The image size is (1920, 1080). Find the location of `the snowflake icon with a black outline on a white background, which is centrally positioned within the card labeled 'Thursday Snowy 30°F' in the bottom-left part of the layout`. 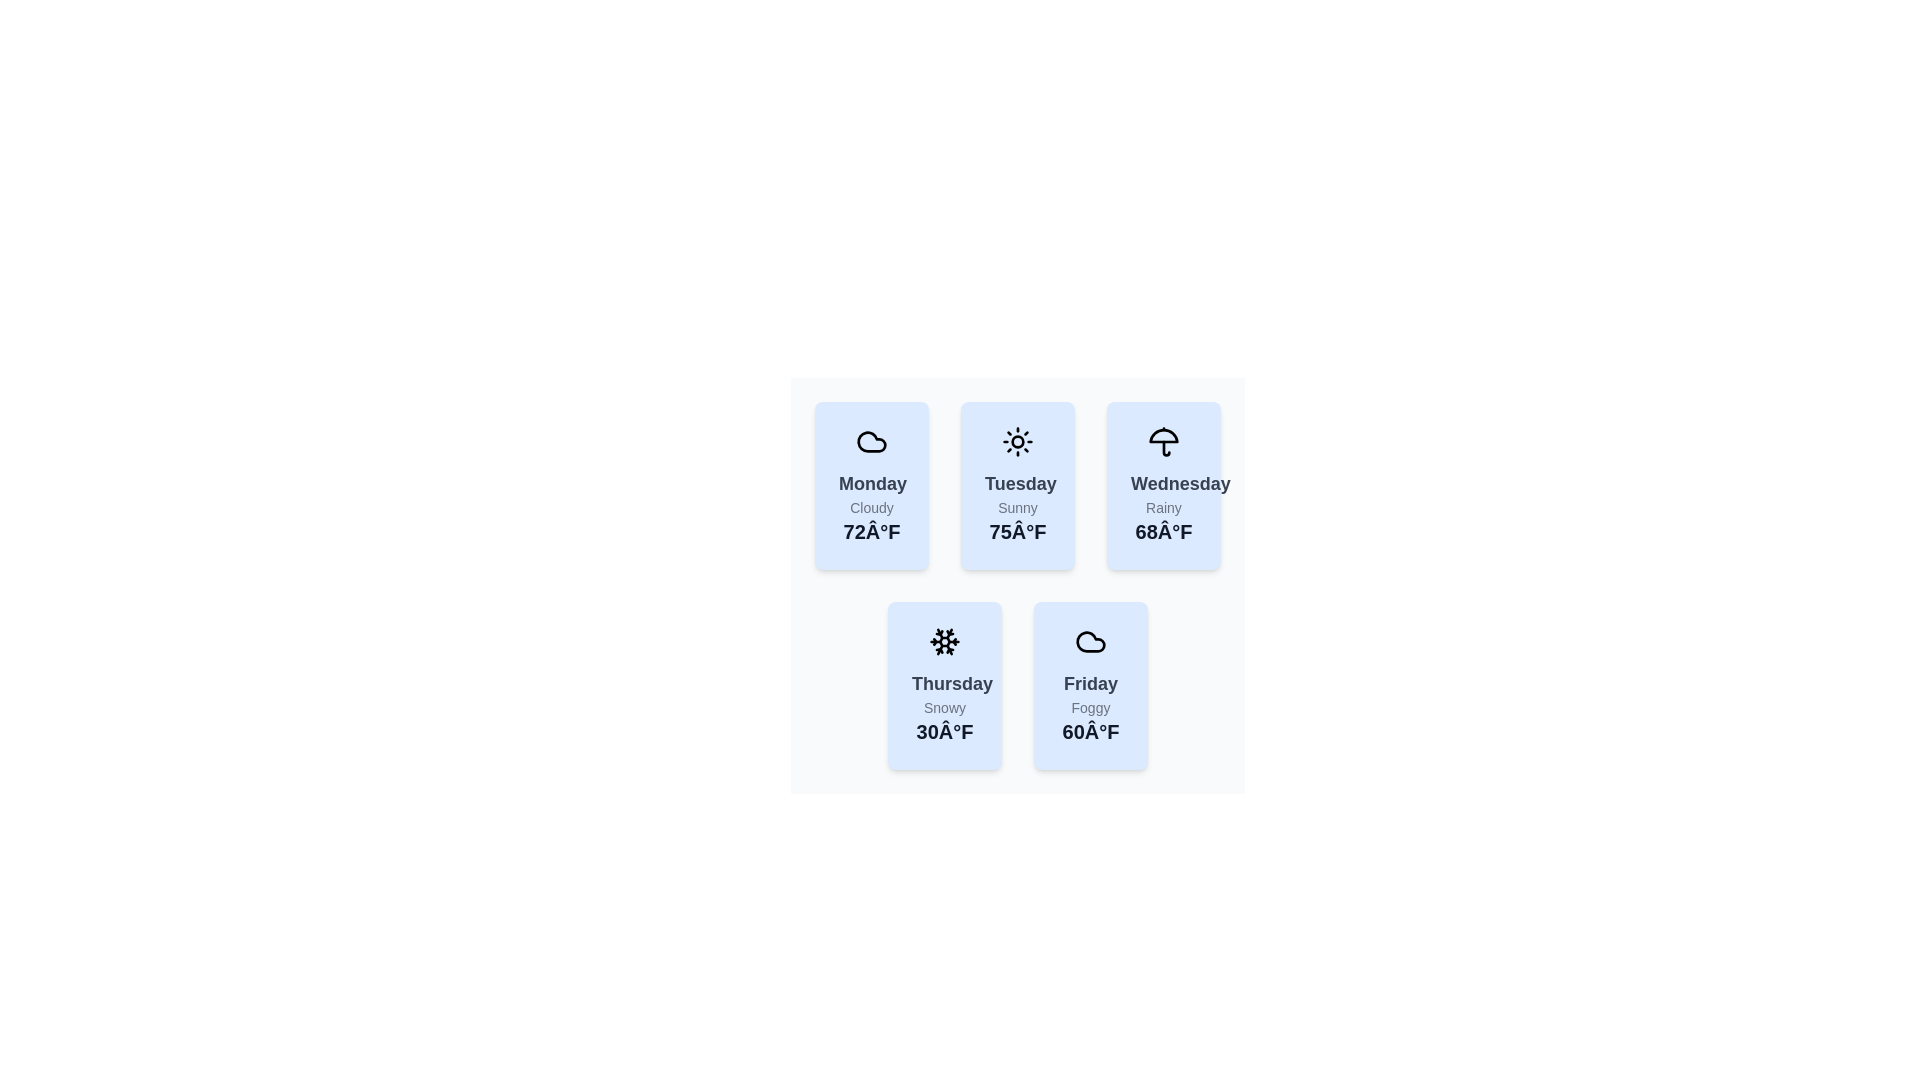

the snowflake icon with a black outline on a white background, which is centrally positioned within the card labeled 'Thursday Snowy 30°F' in the bottom-left part of the layout is located at coordinates (944, 641).